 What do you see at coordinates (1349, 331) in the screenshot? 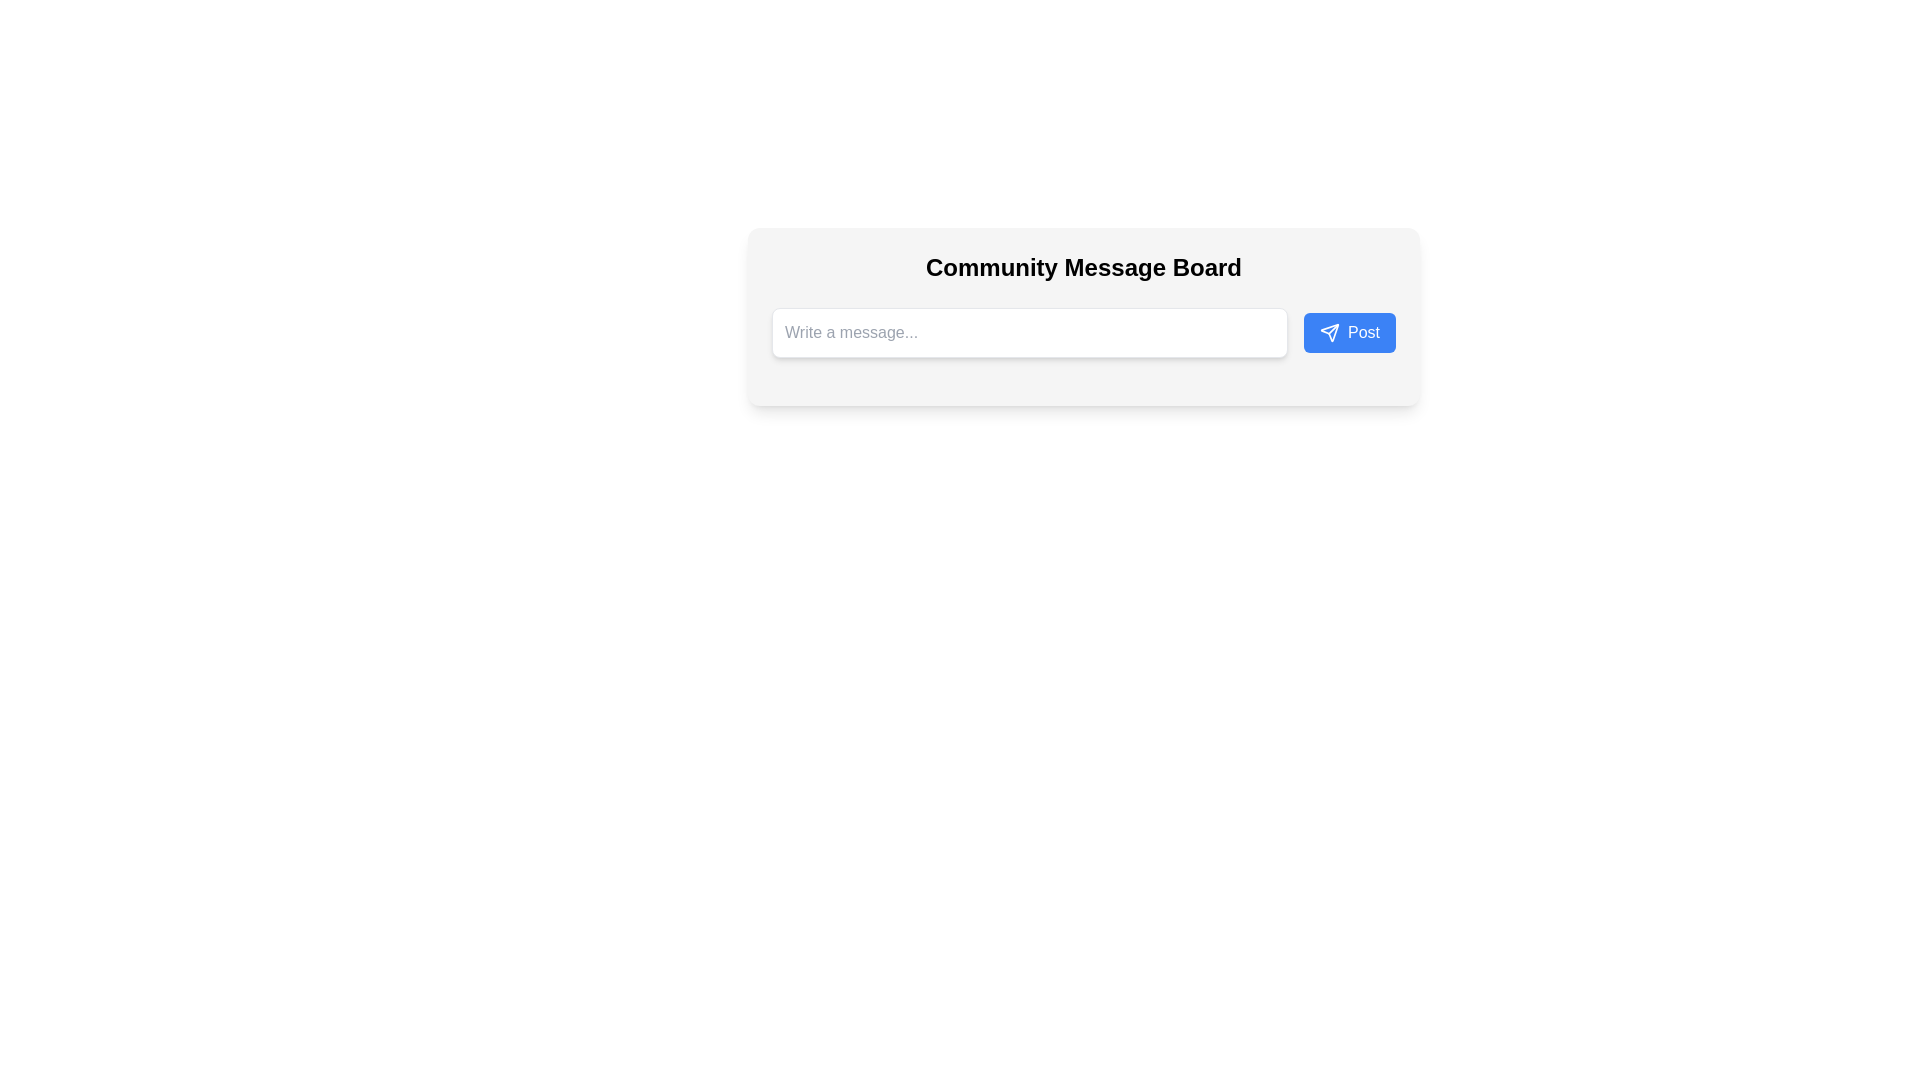
I see `the rectangular blue button labeled 'Post' with a paper plane icon` at bounding box center [1349, 331].